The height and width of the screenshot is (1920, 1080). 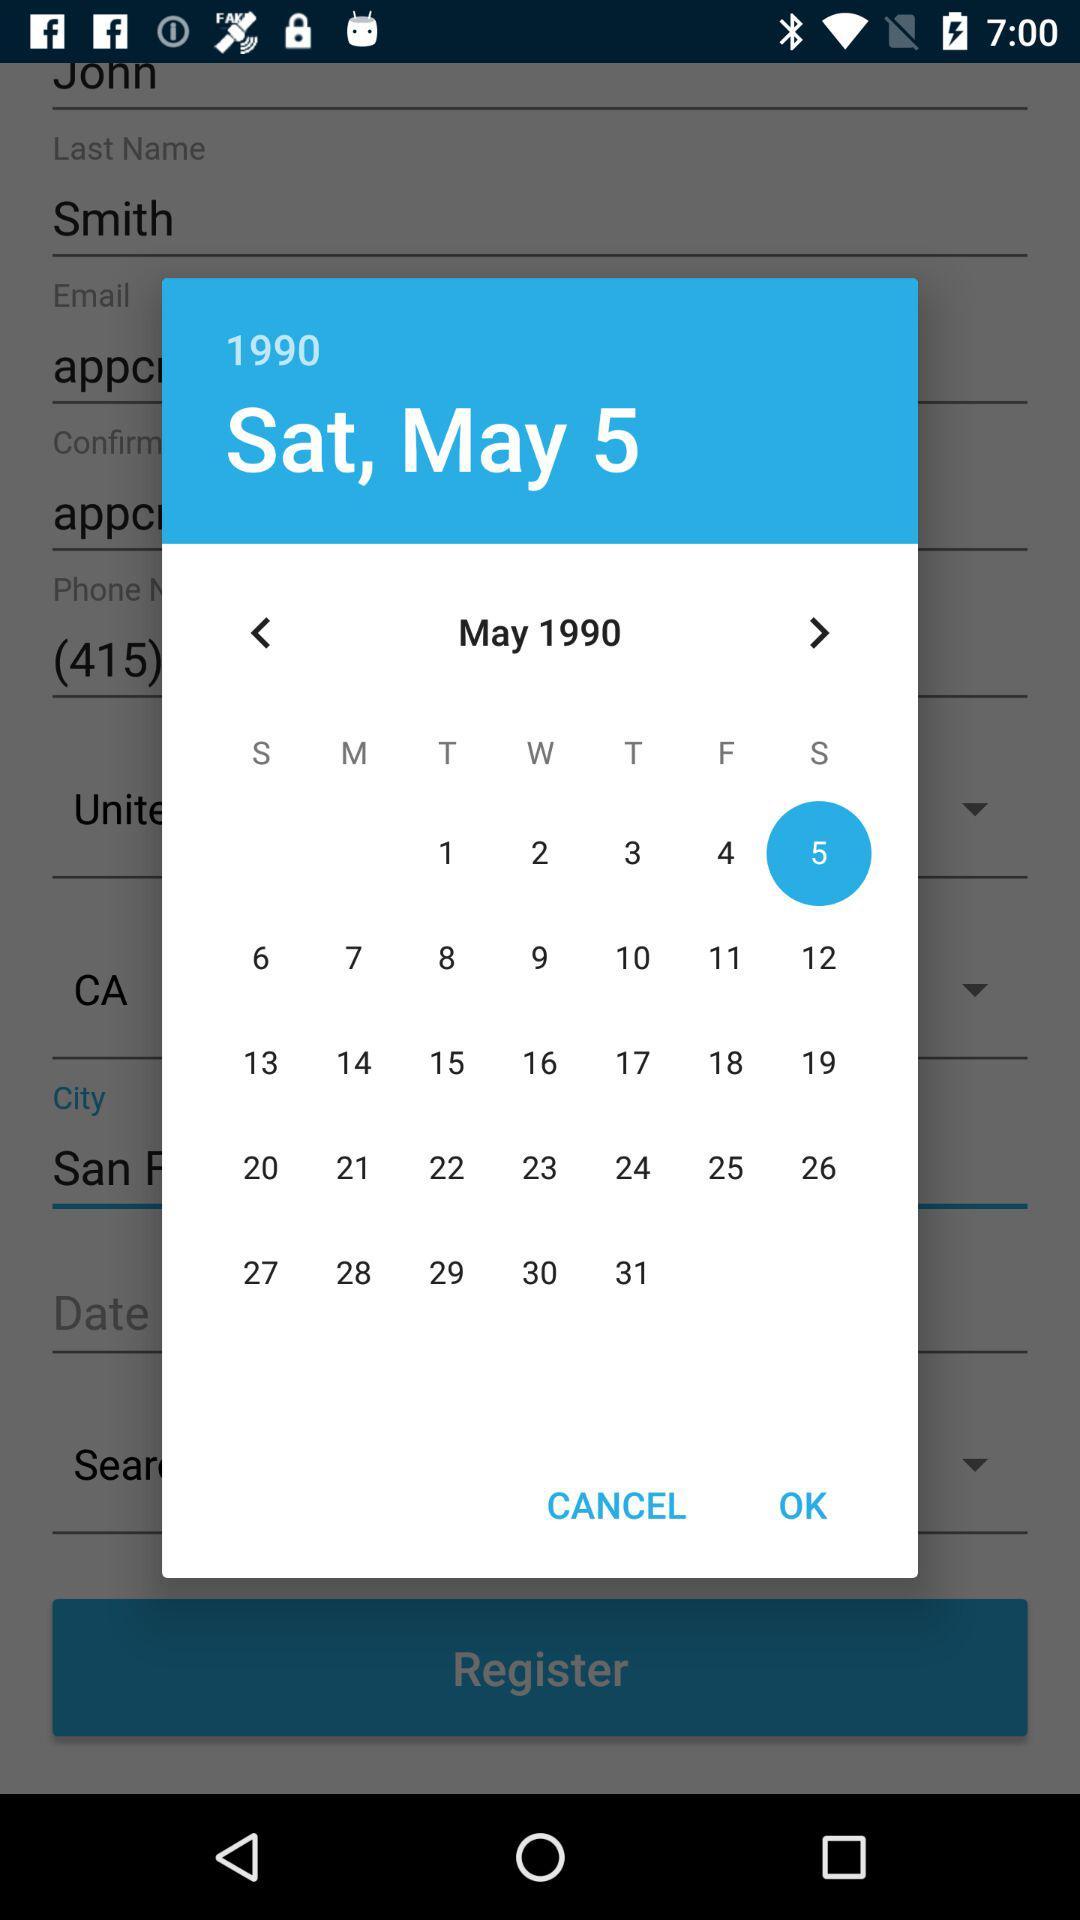 What do you see at coordinates (432, 435) in the screenshot?
I see `item below 1990 item` at bounding box center [432, 435].